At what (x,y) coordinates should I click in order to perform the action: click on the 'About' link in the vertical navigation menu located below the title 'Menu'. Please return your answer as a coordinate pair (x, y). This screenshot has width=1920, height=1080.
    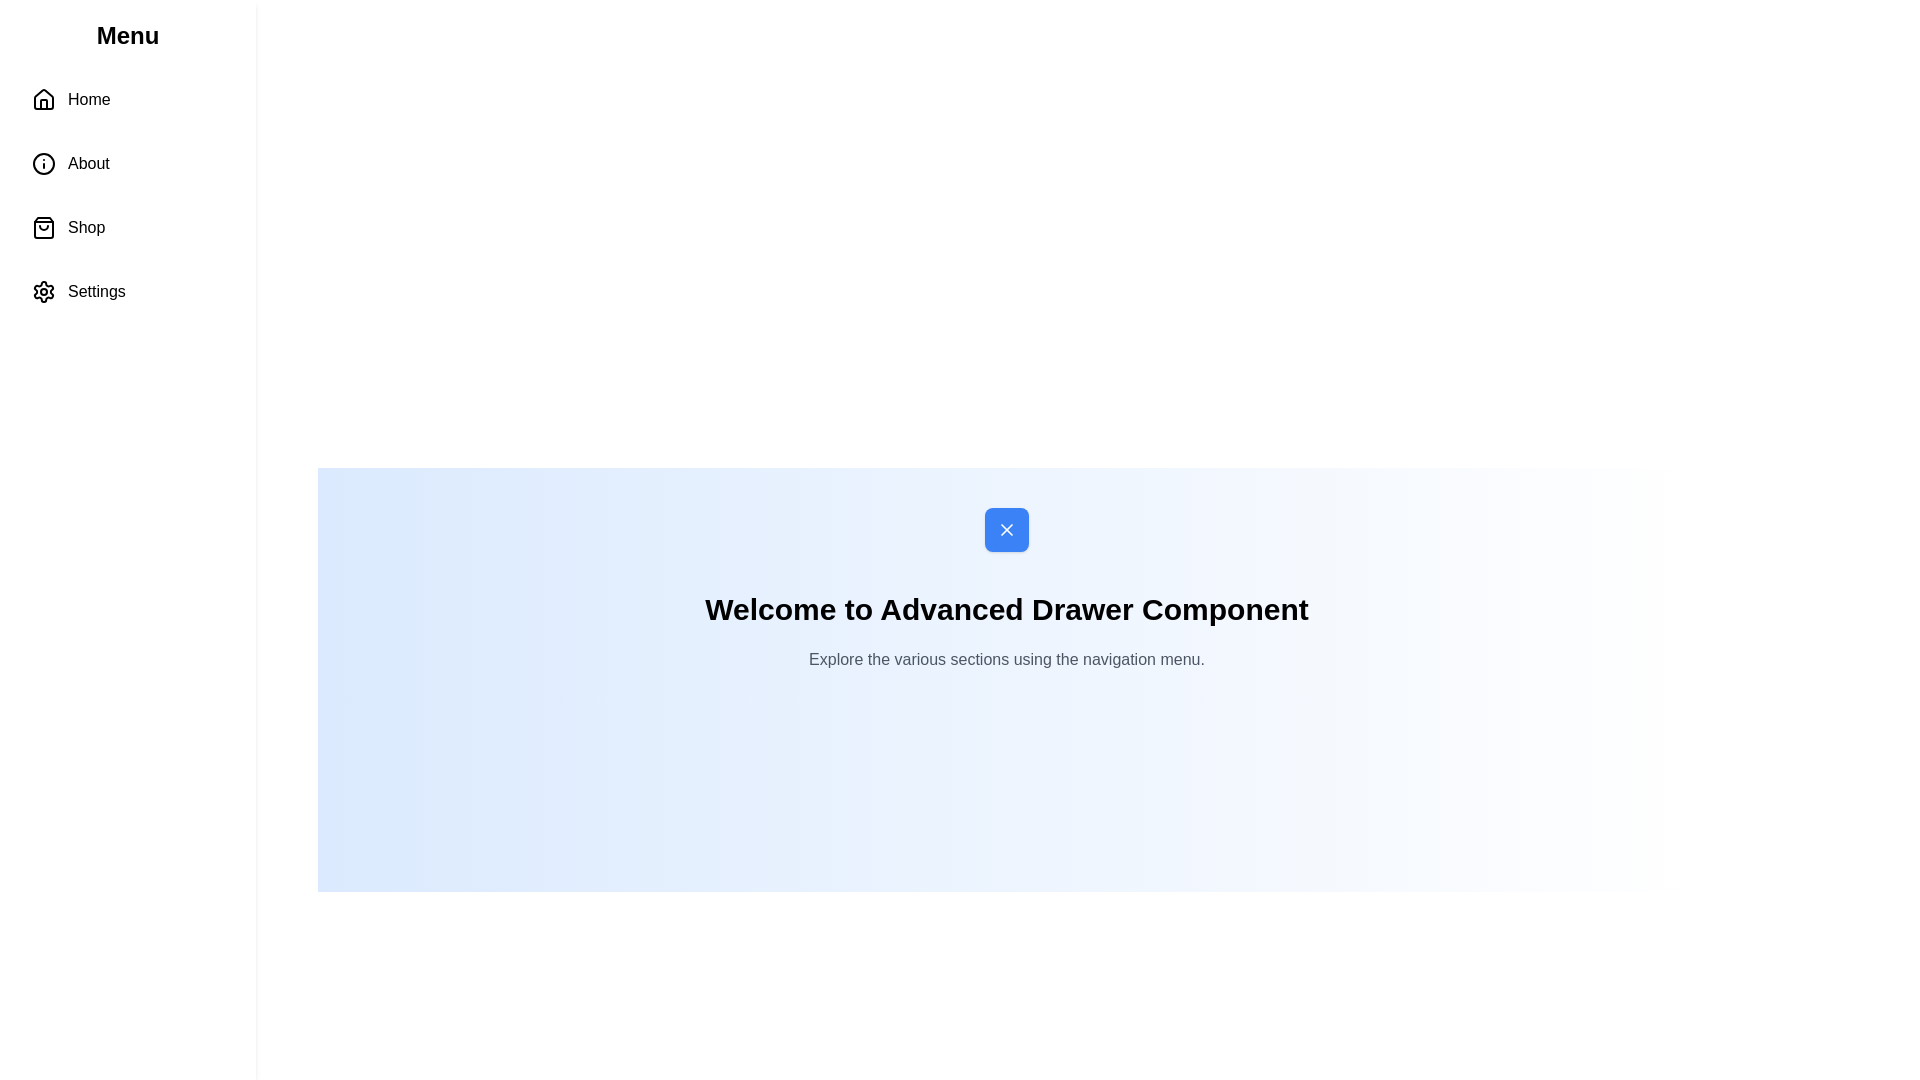
    Looking at the image, I should click on (127, 196).